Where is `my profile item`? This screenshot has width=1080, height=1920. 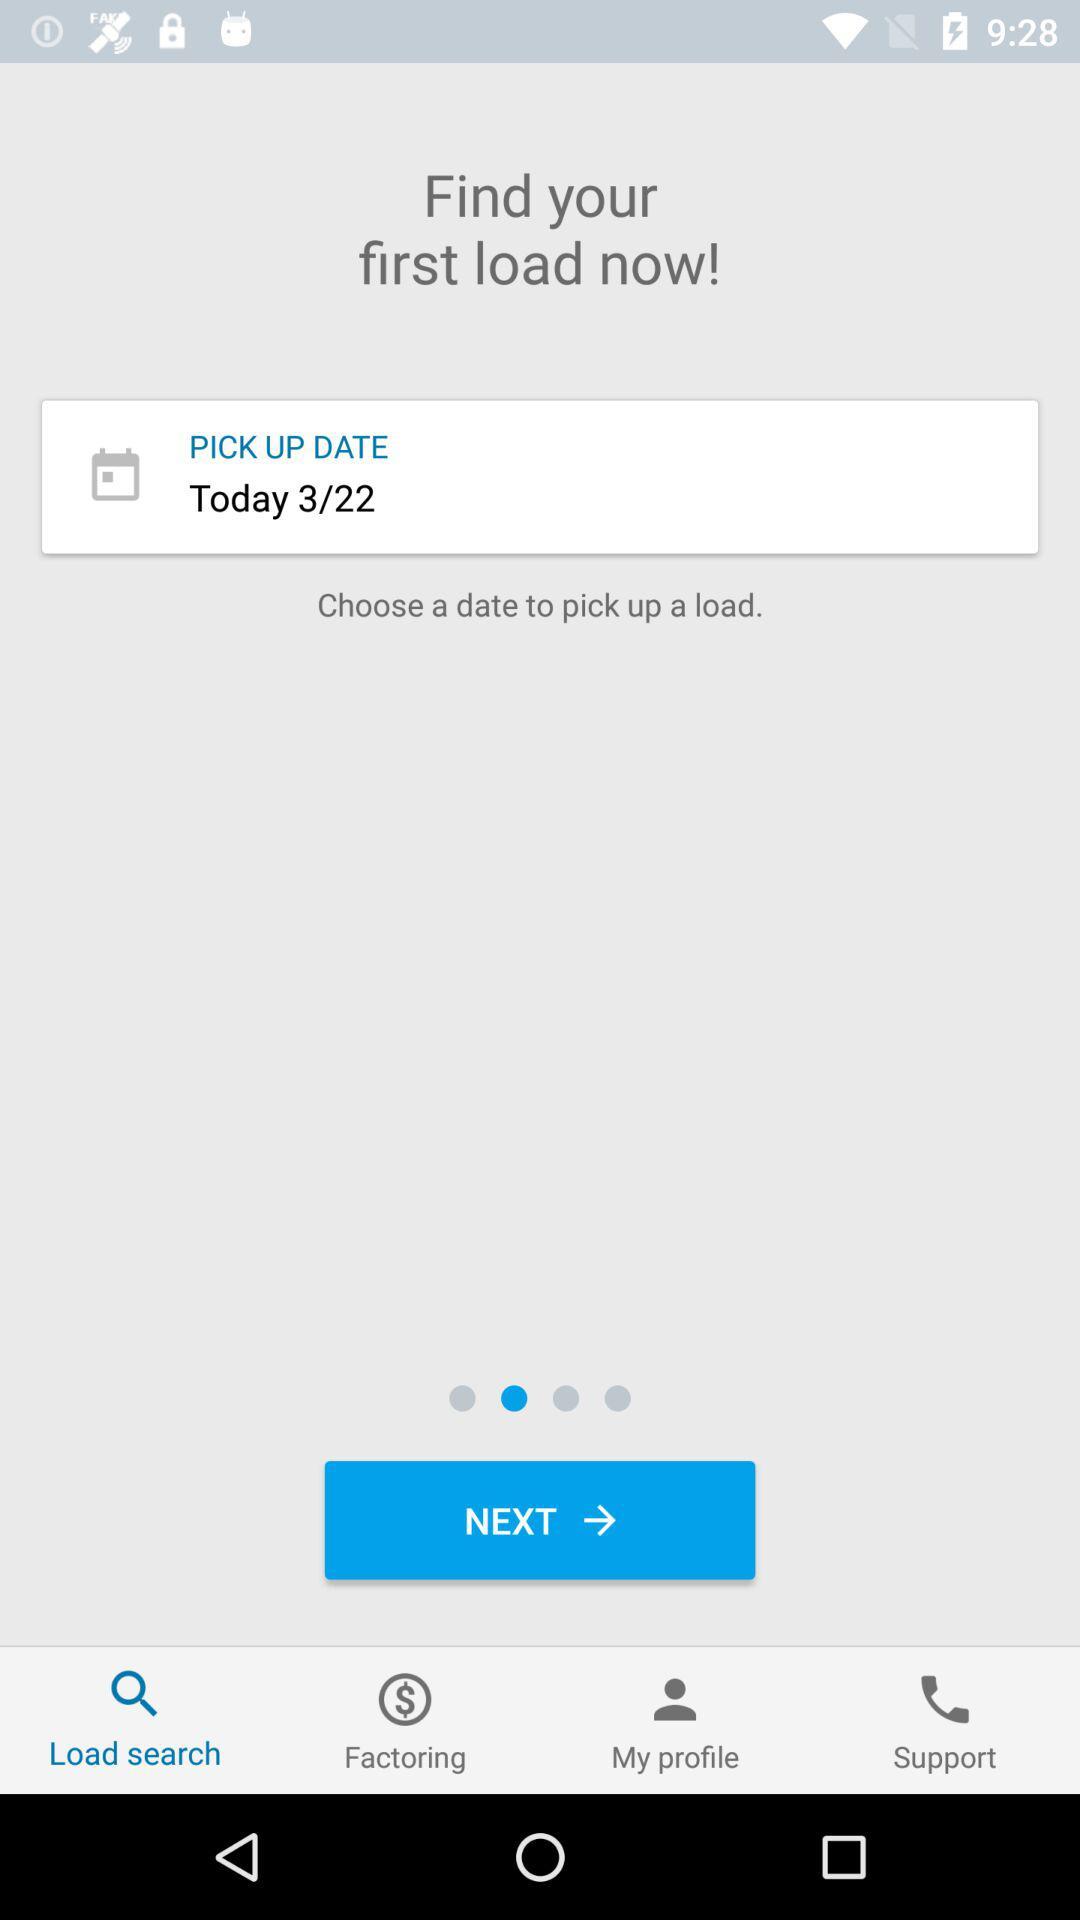 my profile item is located at coordinates (675, 1719).